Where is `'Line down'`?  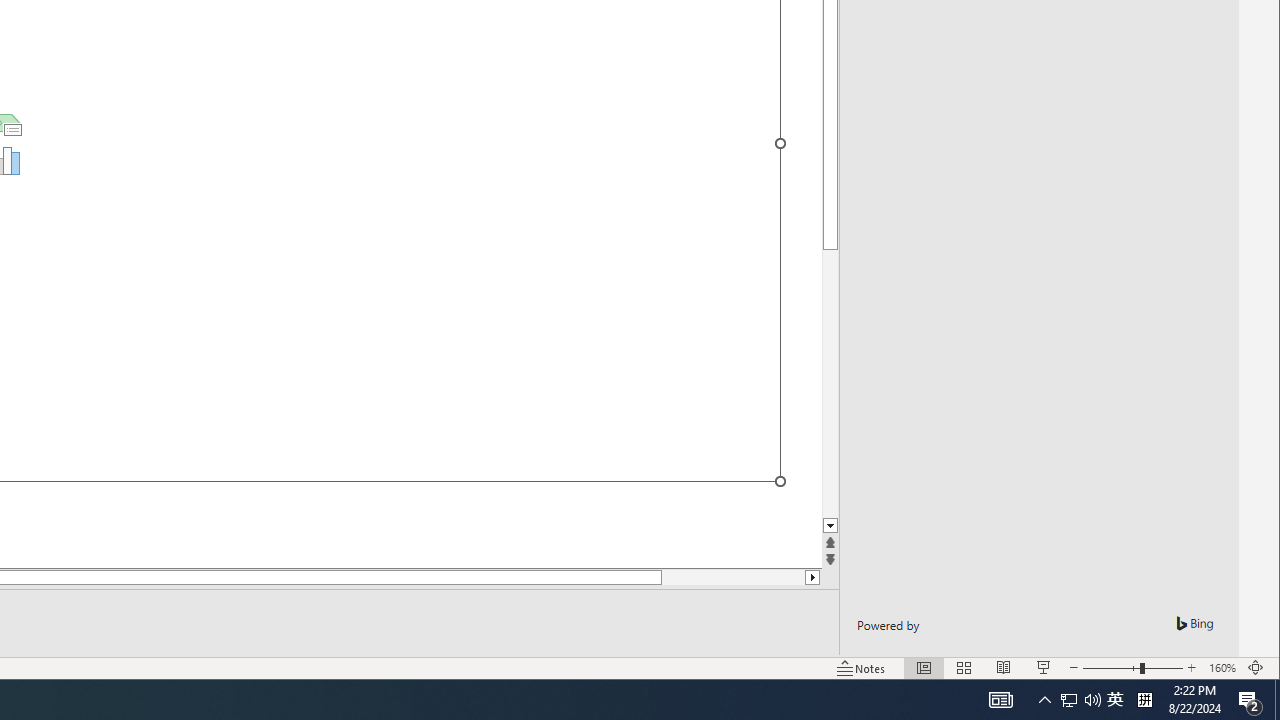 'Line down' is located at coordinates (830, 525).